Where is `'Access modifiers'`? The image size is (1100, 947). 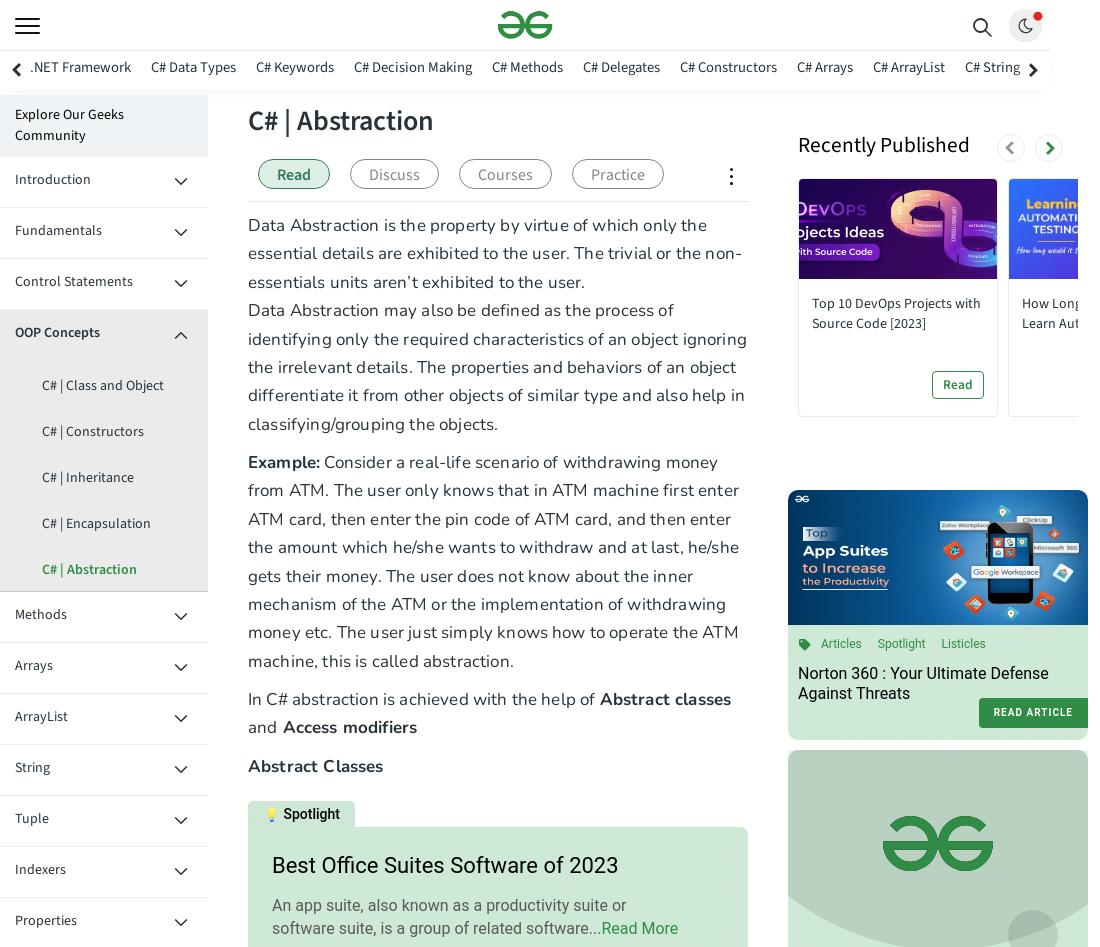 'Access modifiers' is located at coordinates (347, 726).